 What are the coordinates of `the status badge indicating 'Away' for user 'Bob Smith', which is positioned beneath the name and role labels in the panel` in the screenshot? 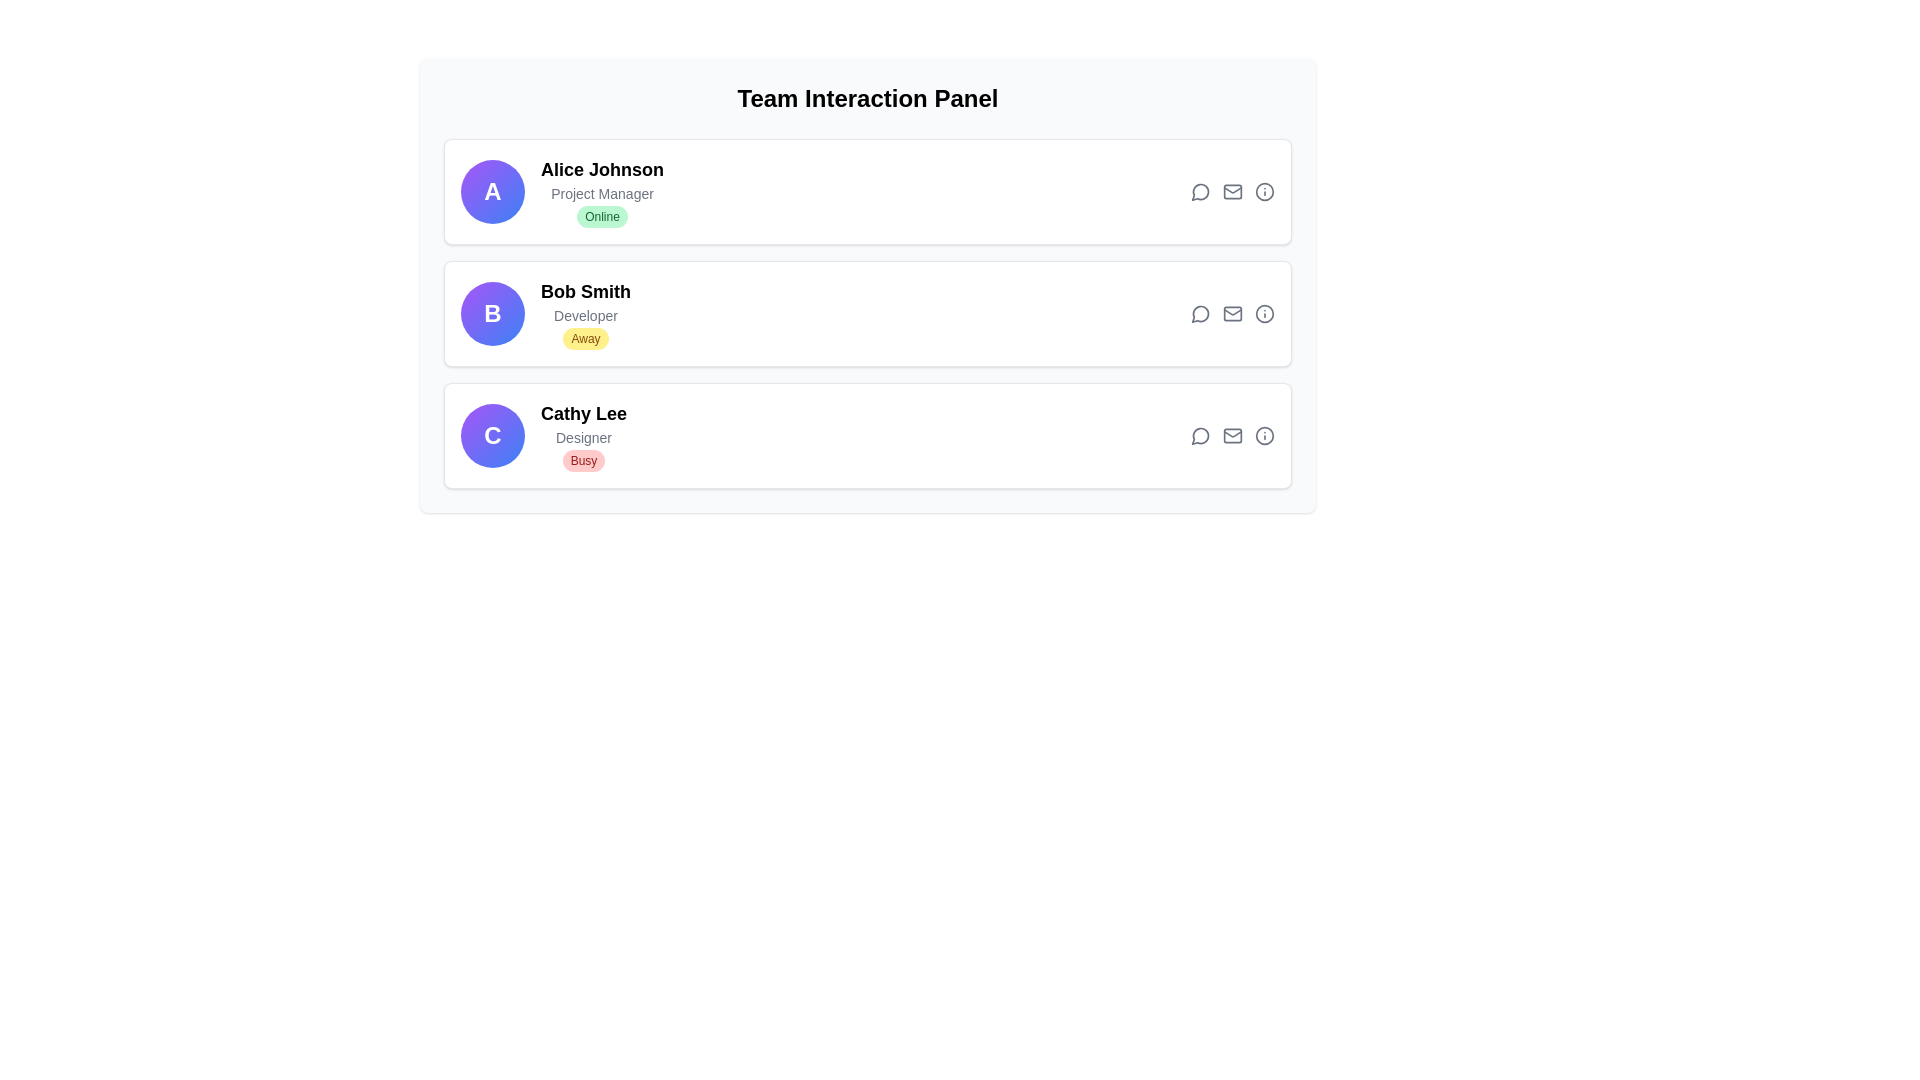 It's located at (584, 338).